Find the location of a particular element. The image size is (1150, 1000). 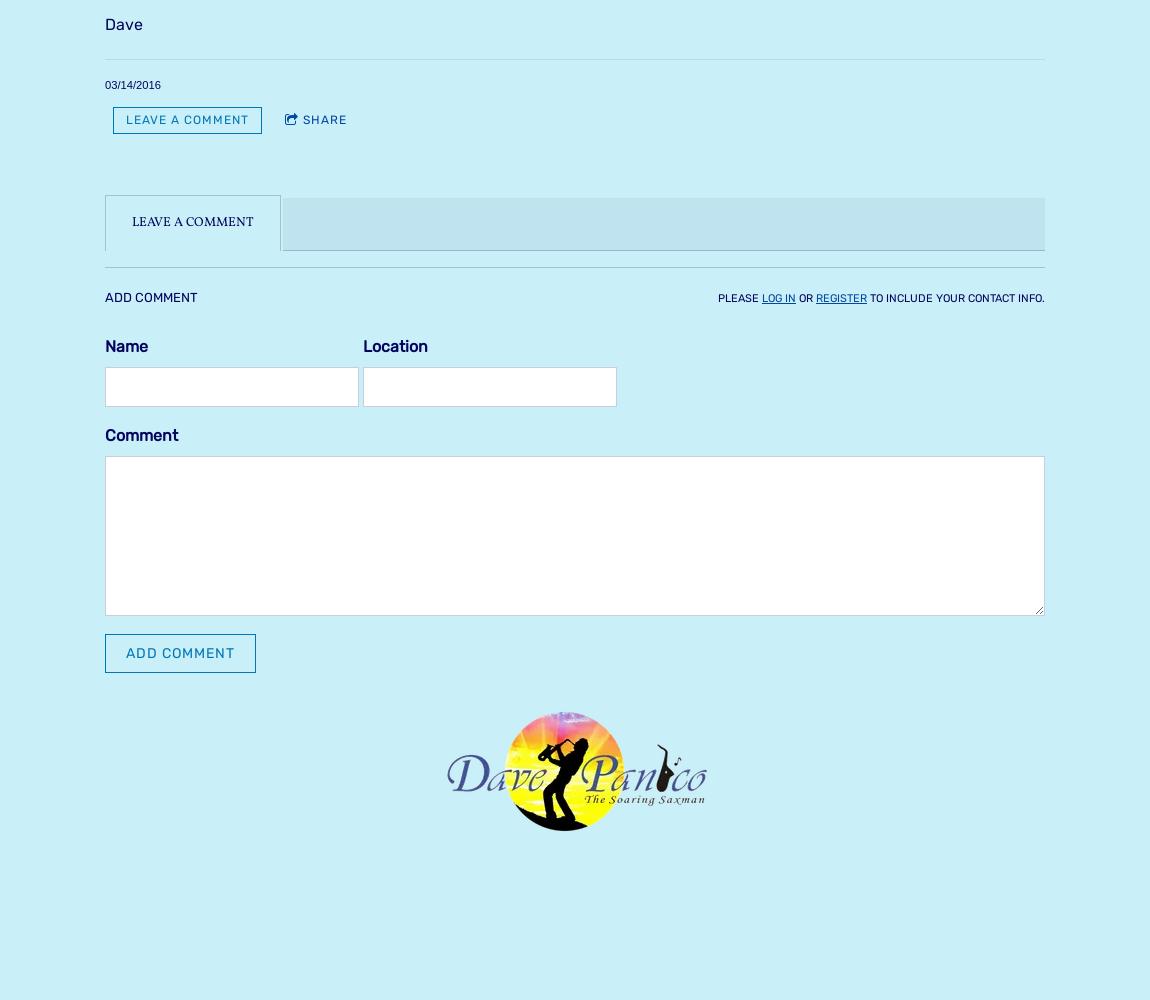

'Name' is located at coordinates (125, 344).